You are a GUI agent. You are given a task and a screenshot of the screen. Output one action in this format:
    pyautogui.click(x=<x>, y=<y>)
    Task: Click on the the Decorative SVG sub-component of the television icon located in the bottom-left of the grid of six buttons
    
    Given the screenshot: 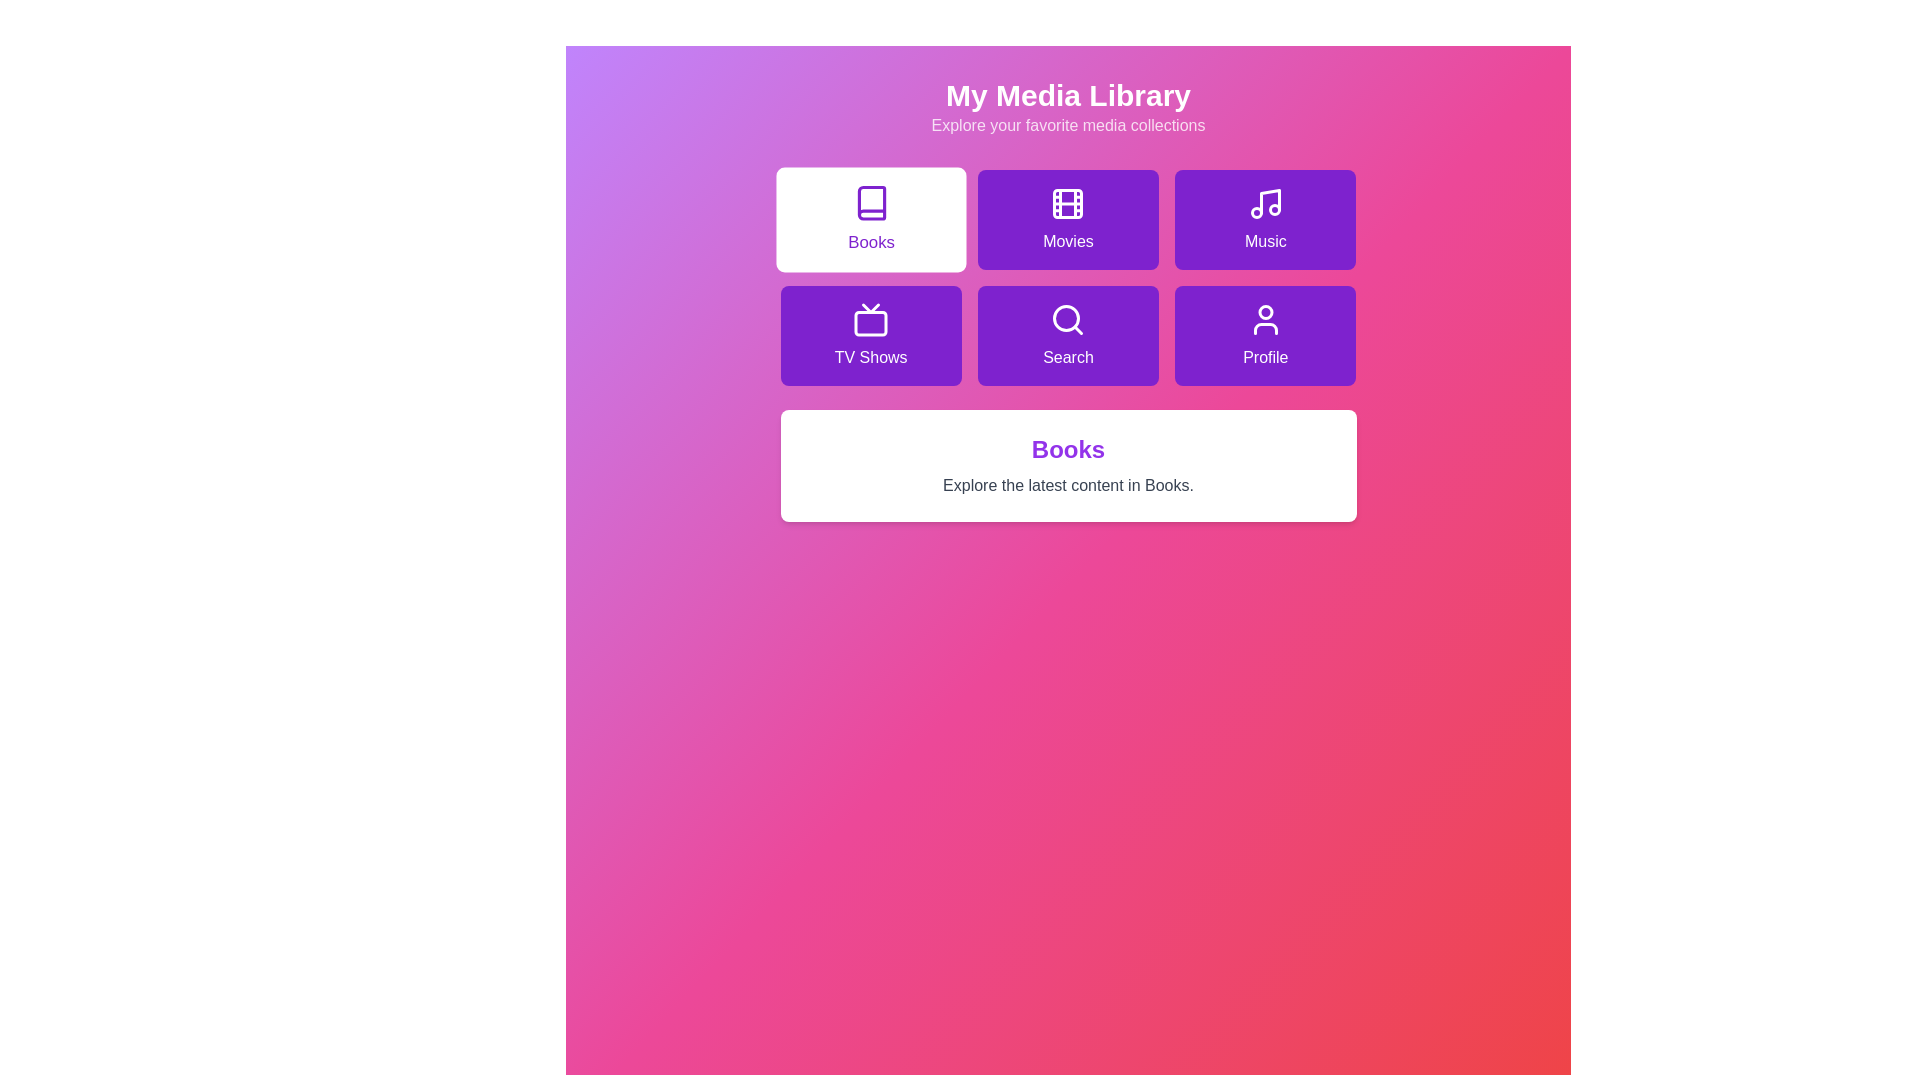 What is the action you would take?
    pyautogui.click(x=871, y=322)
    